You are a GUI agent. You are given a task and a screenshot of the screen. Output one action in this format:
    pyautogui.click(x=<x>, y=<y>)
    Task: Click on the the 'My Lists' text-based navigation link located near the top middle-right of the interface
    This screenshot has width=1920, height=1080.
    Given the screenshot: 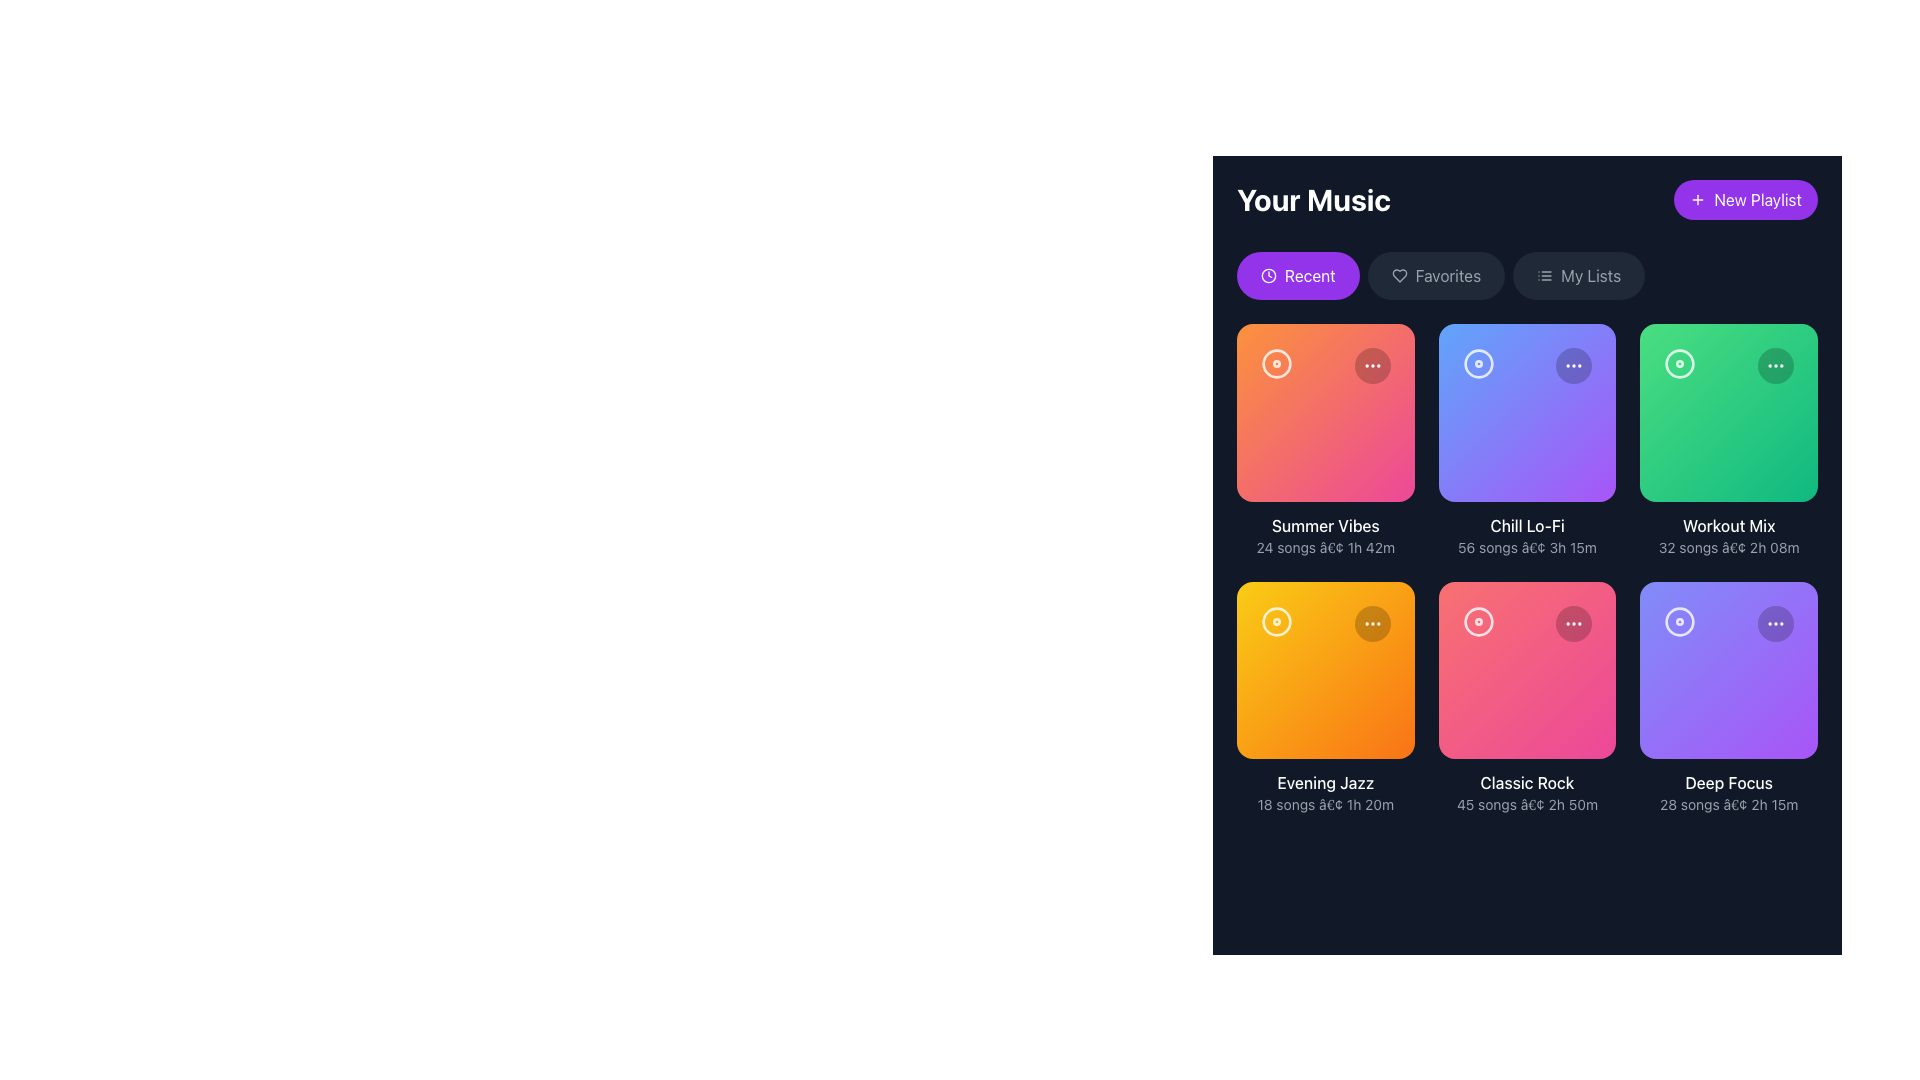 What is the action you would take?
    pyautogui.click(x=1590, y=276)
    